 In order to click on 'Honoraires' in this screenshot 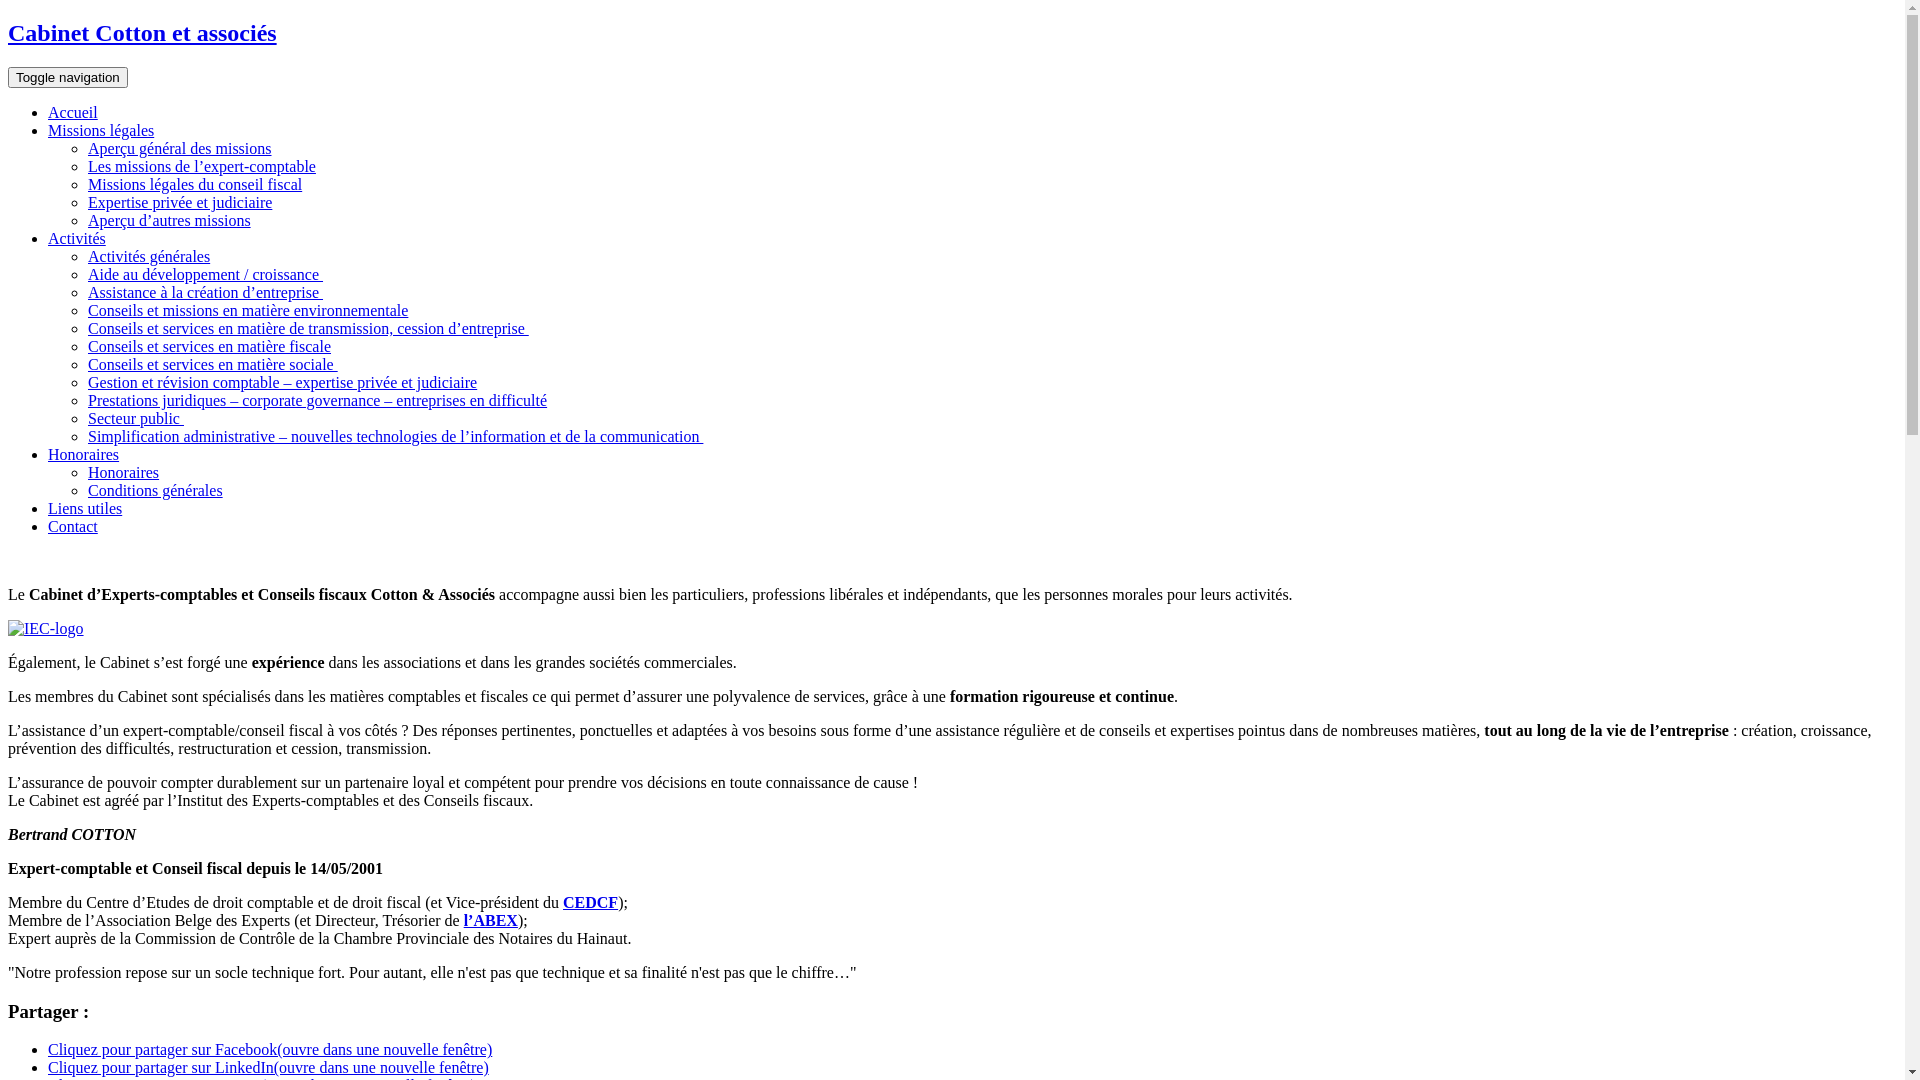, I will do `click(86, 472)`.